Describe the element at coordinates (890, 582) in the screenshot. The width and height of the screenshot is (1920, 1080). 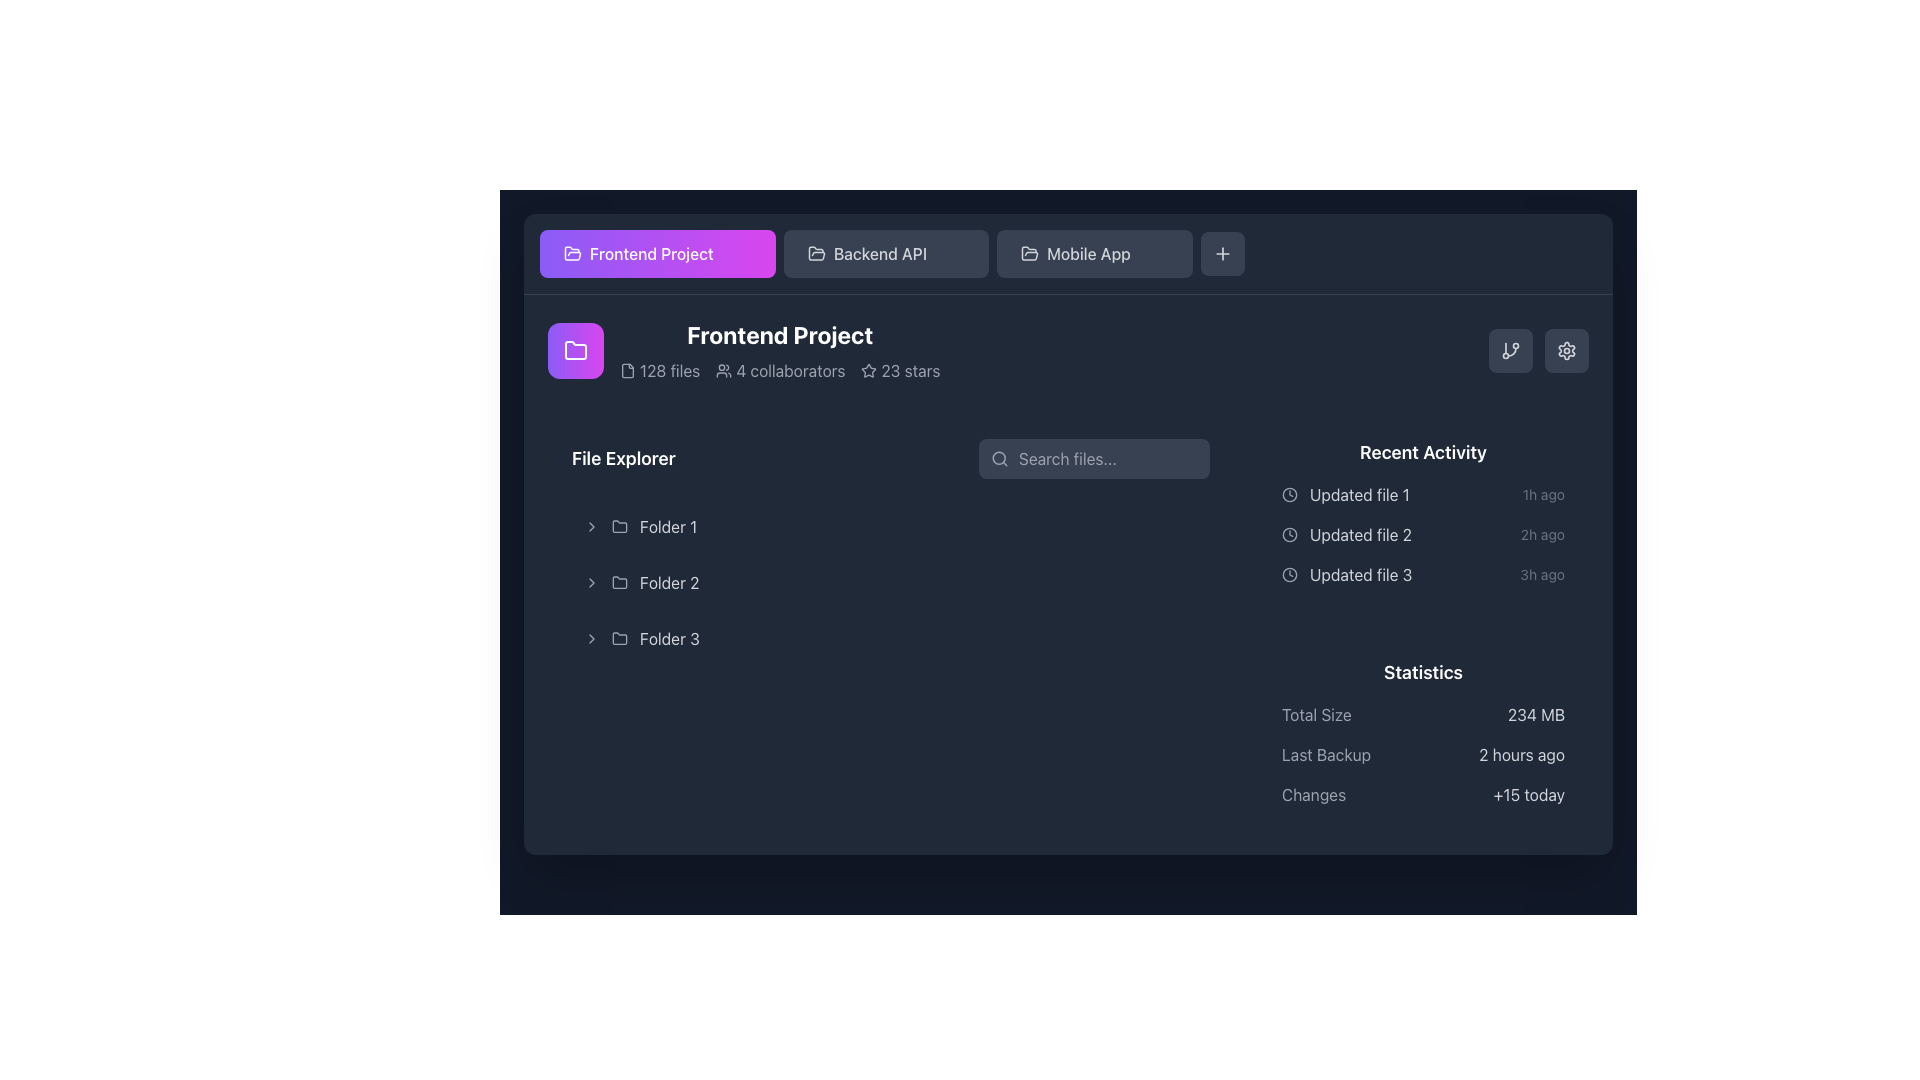
I see `the expandable list item labeled 'Folder 2'` at that location.